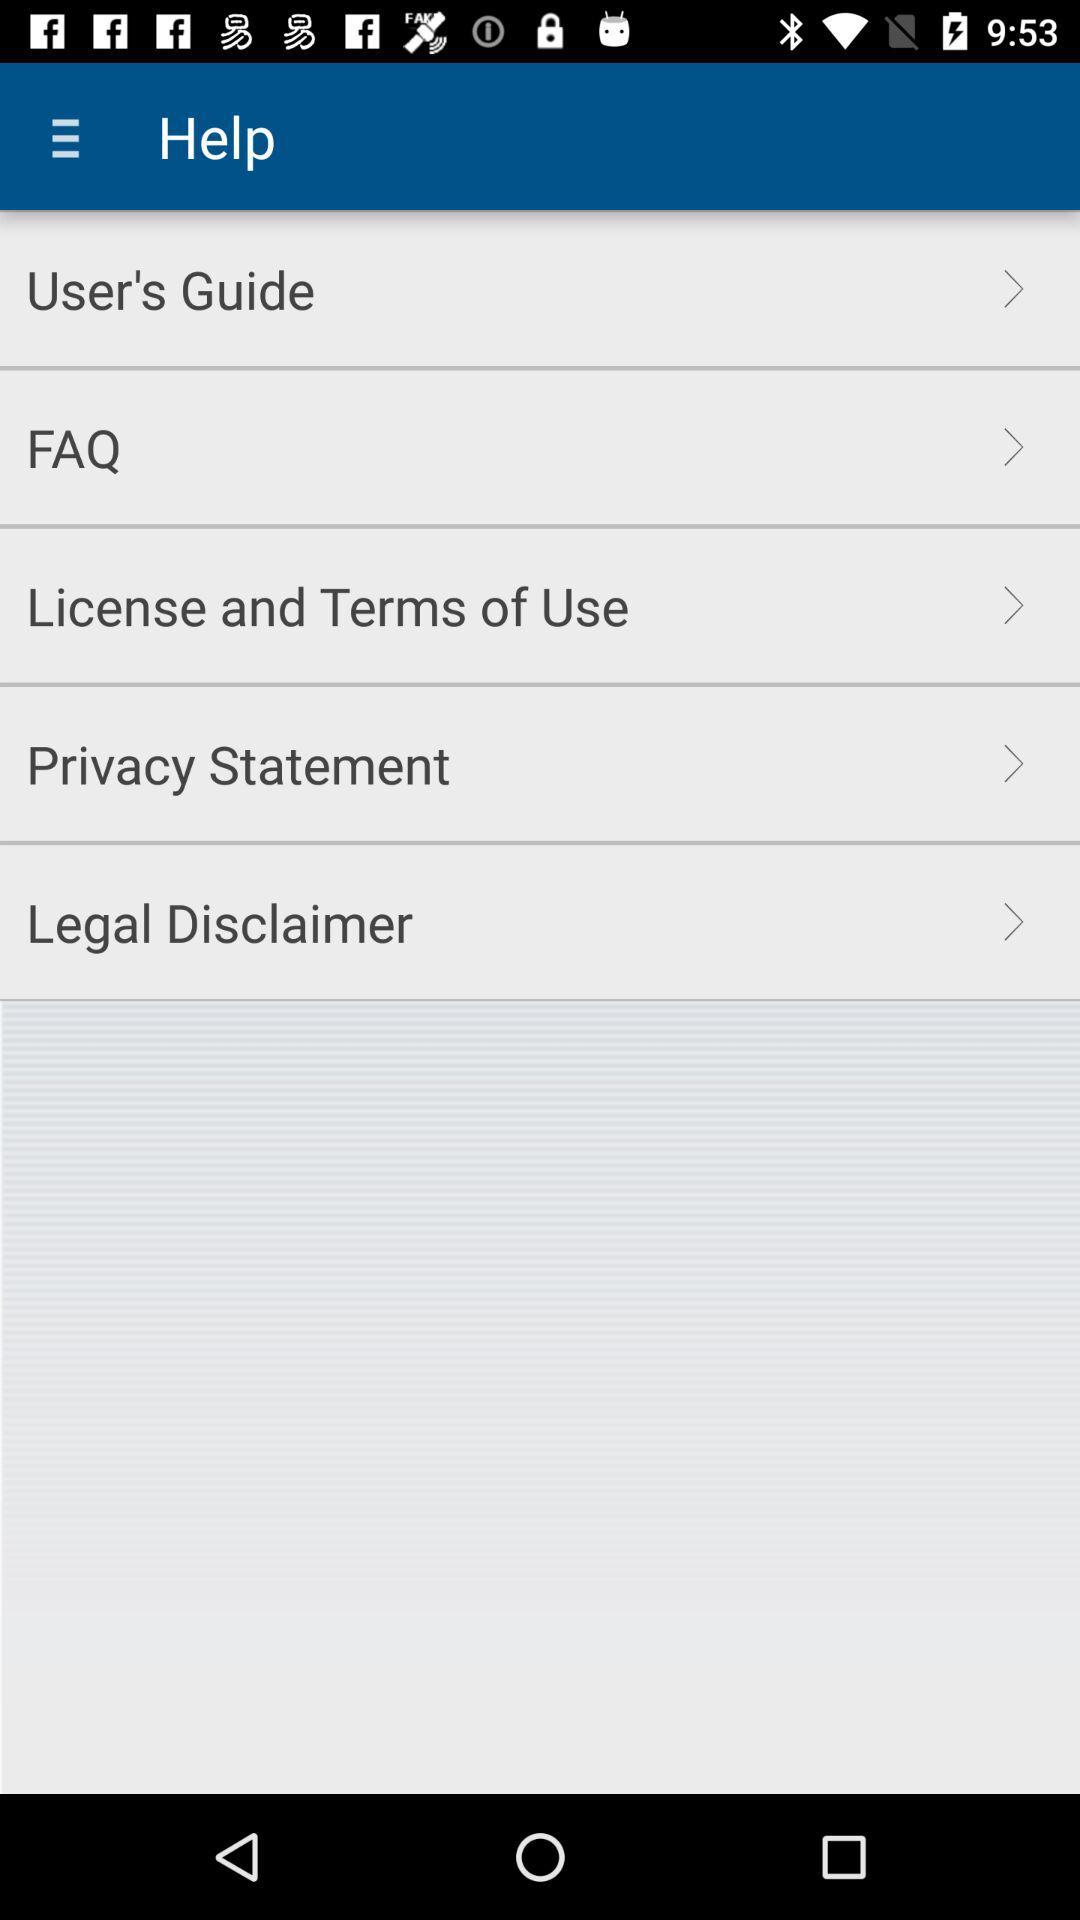 This screenshot has width=1080, height=1920. Describe the element at coordinates (72, 135) in the screenshot. I see `icon above the user's guide` at that location.